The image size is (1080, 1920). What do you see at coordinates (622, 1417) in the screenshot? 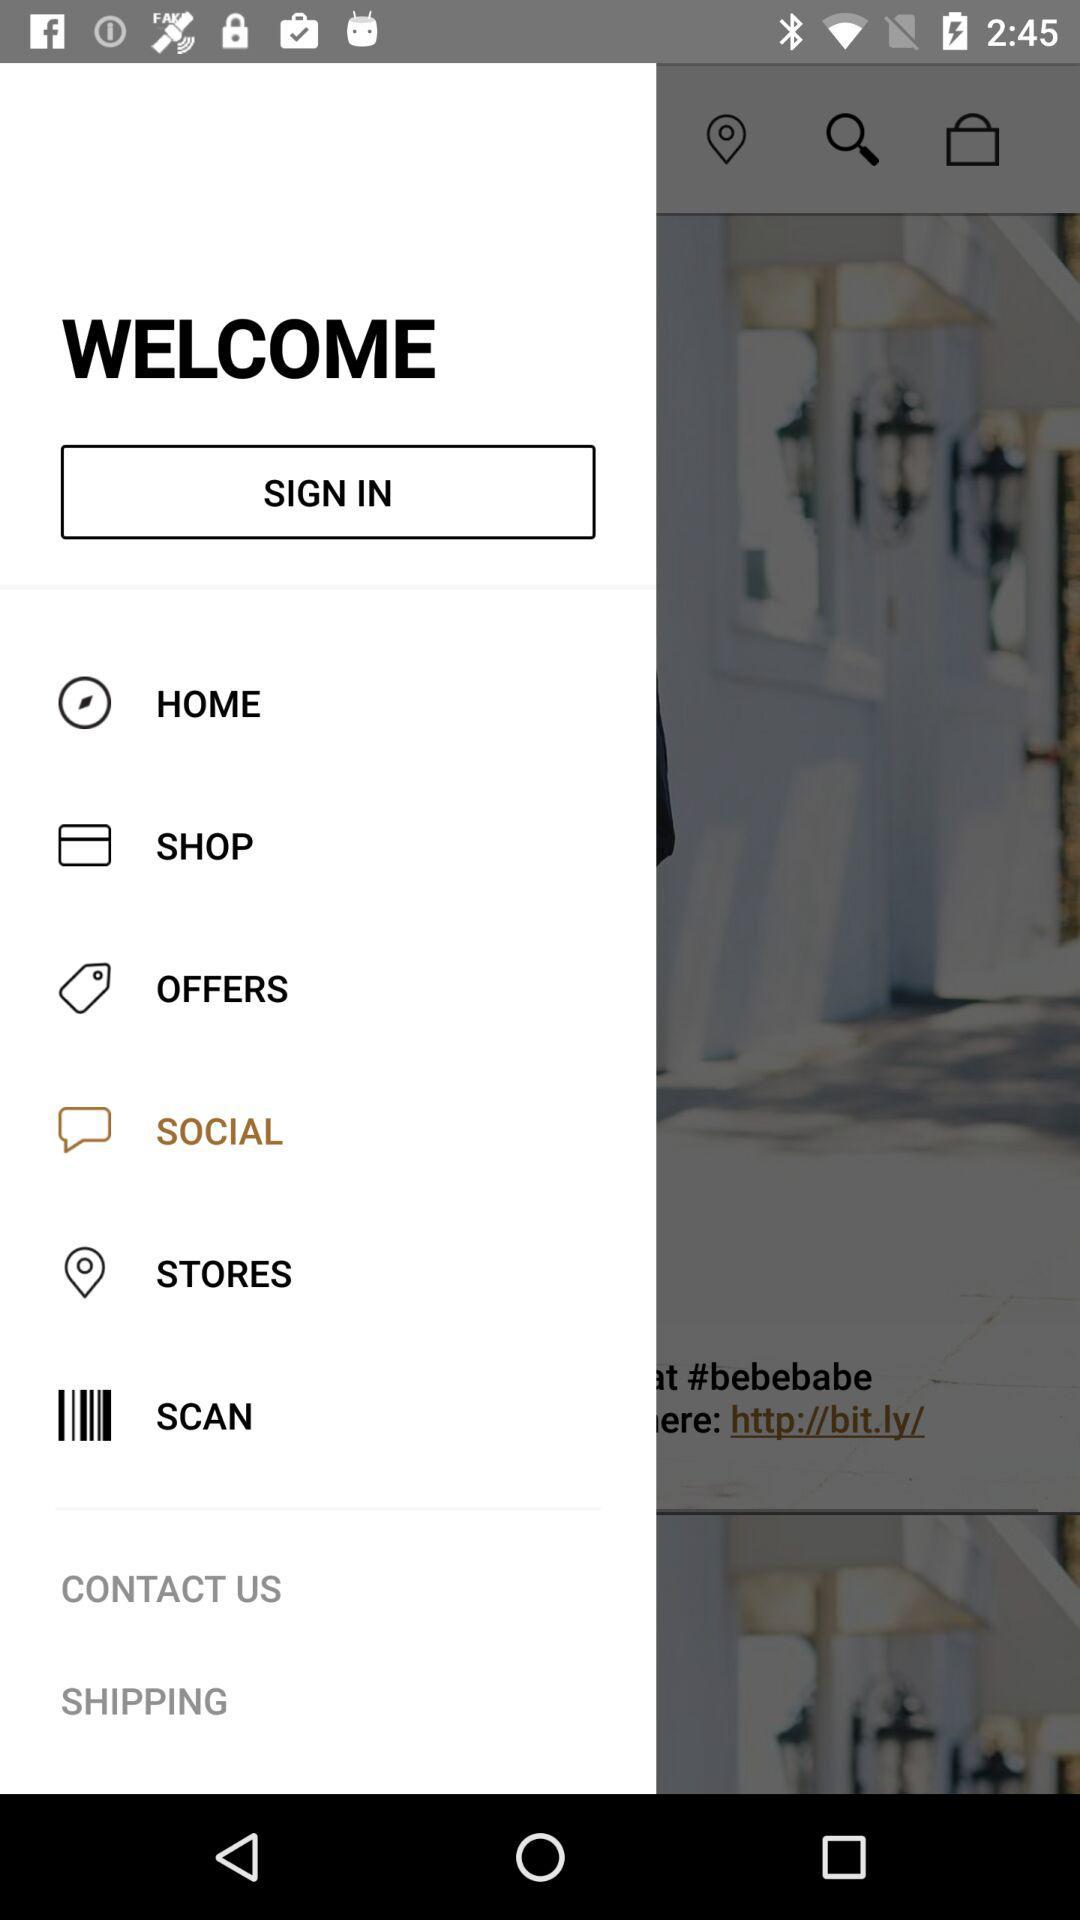
I see `embroidered bomber on` at bounding box center [622, 1417].